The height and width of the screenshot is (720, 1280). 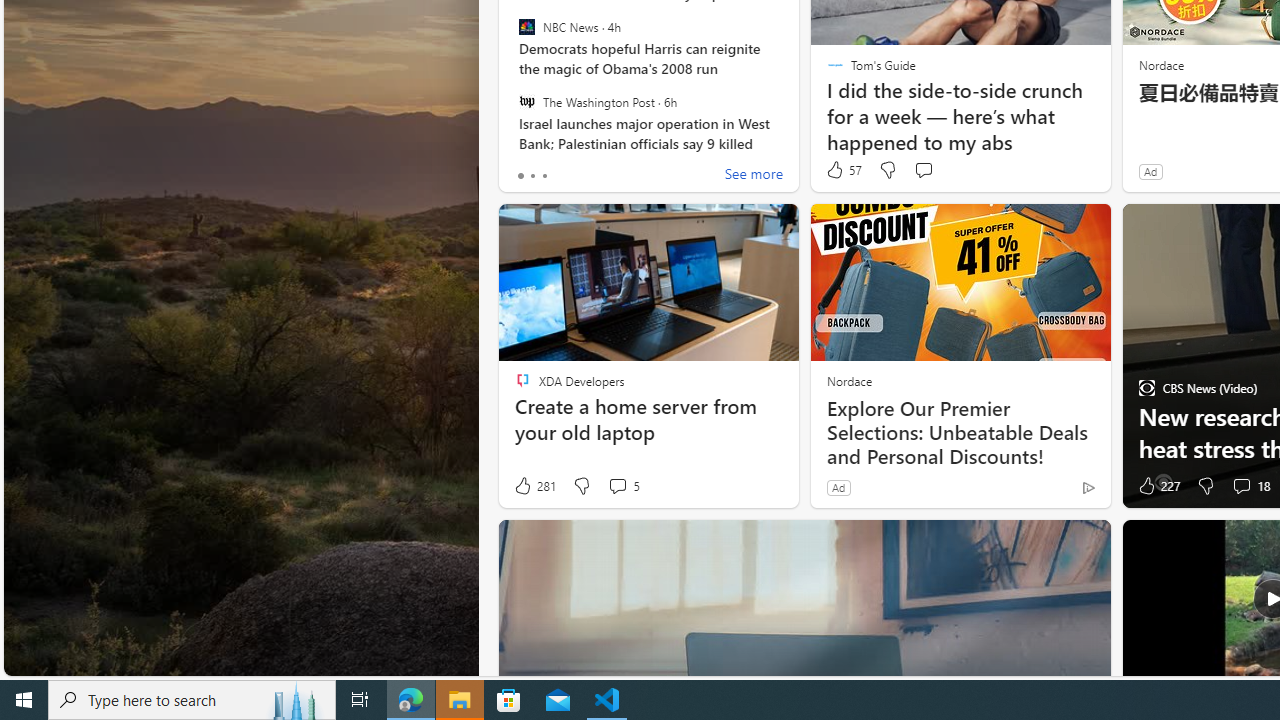 What do you see at coordinates (1157, 486) in the screenshot?
I see `'227 Like'` at bounding box center [1157, 486].